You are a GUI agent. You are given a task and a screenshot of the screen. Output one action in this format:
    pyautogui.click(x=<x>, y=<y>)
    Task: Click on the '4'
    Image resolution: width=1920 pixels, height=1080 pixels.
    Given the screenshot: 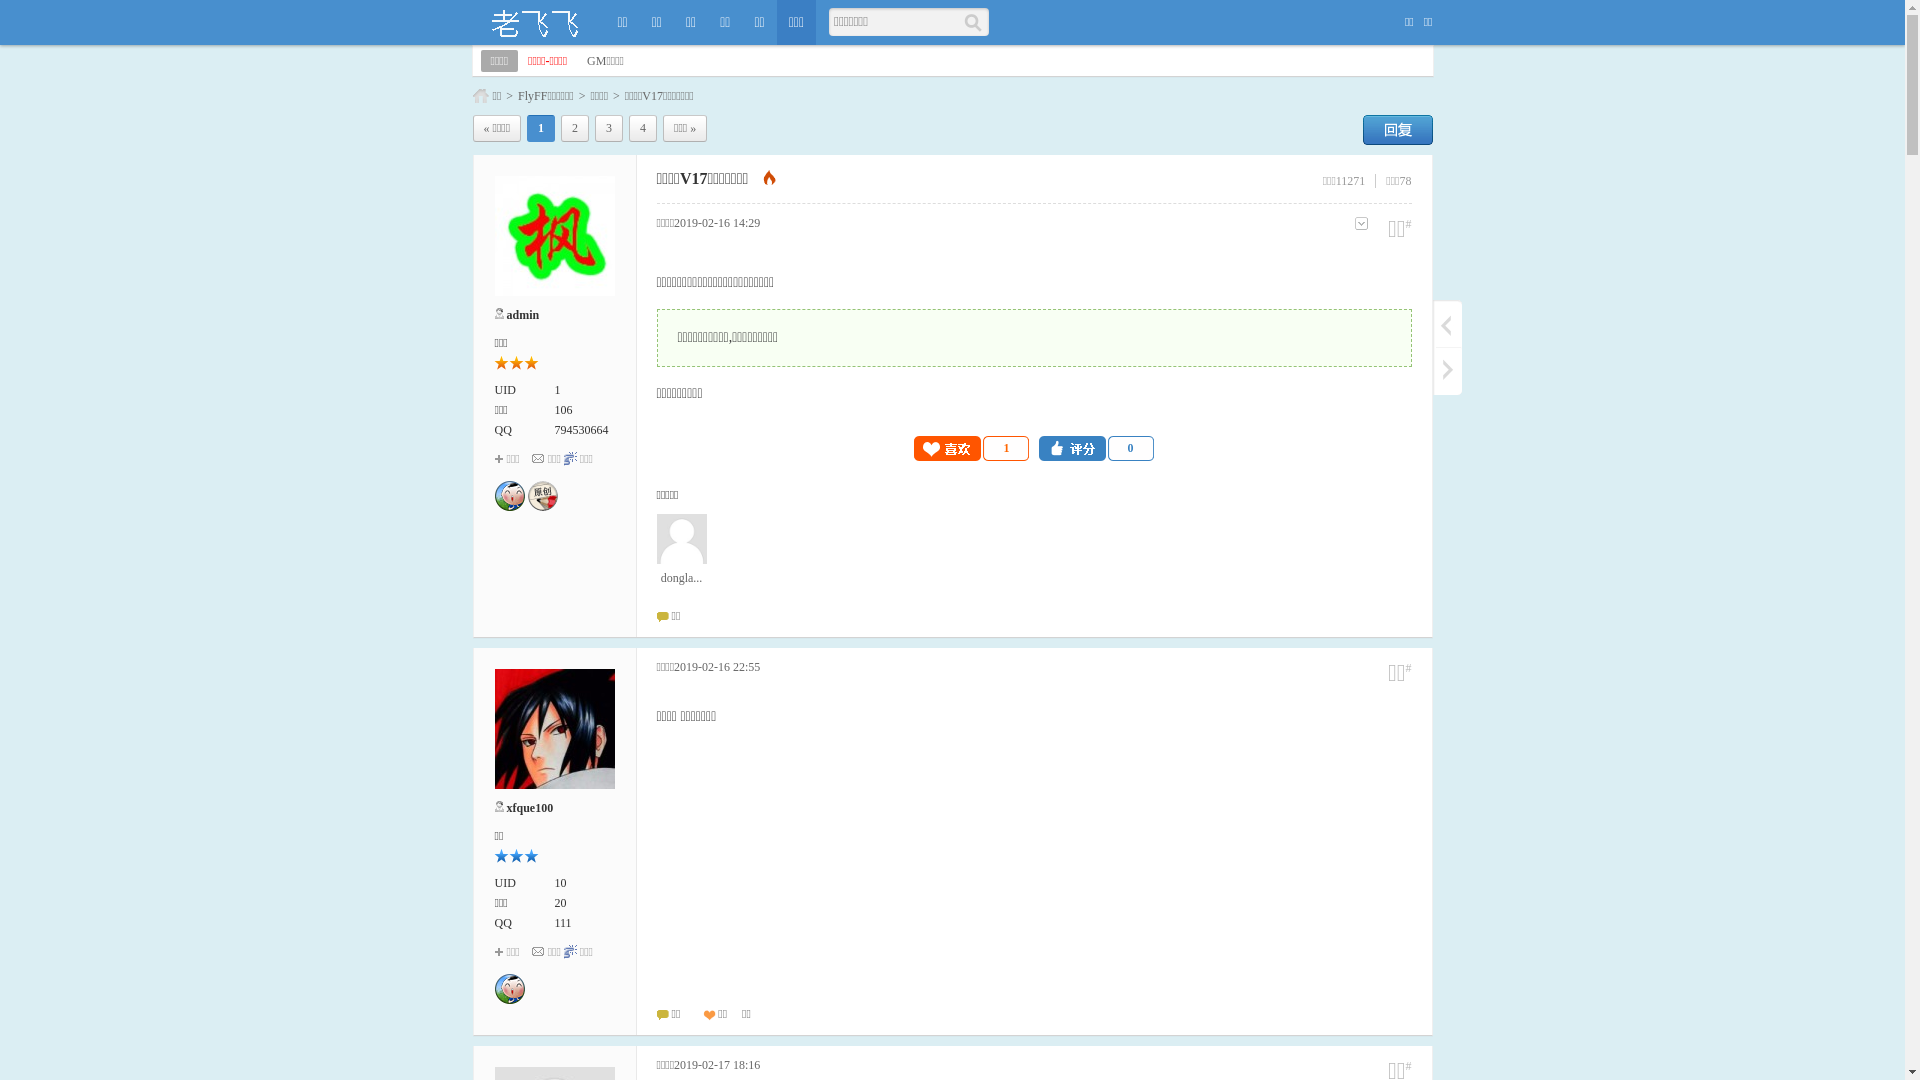 What is the action you would take?
    pyautogui.click(x=643, y=128)
    